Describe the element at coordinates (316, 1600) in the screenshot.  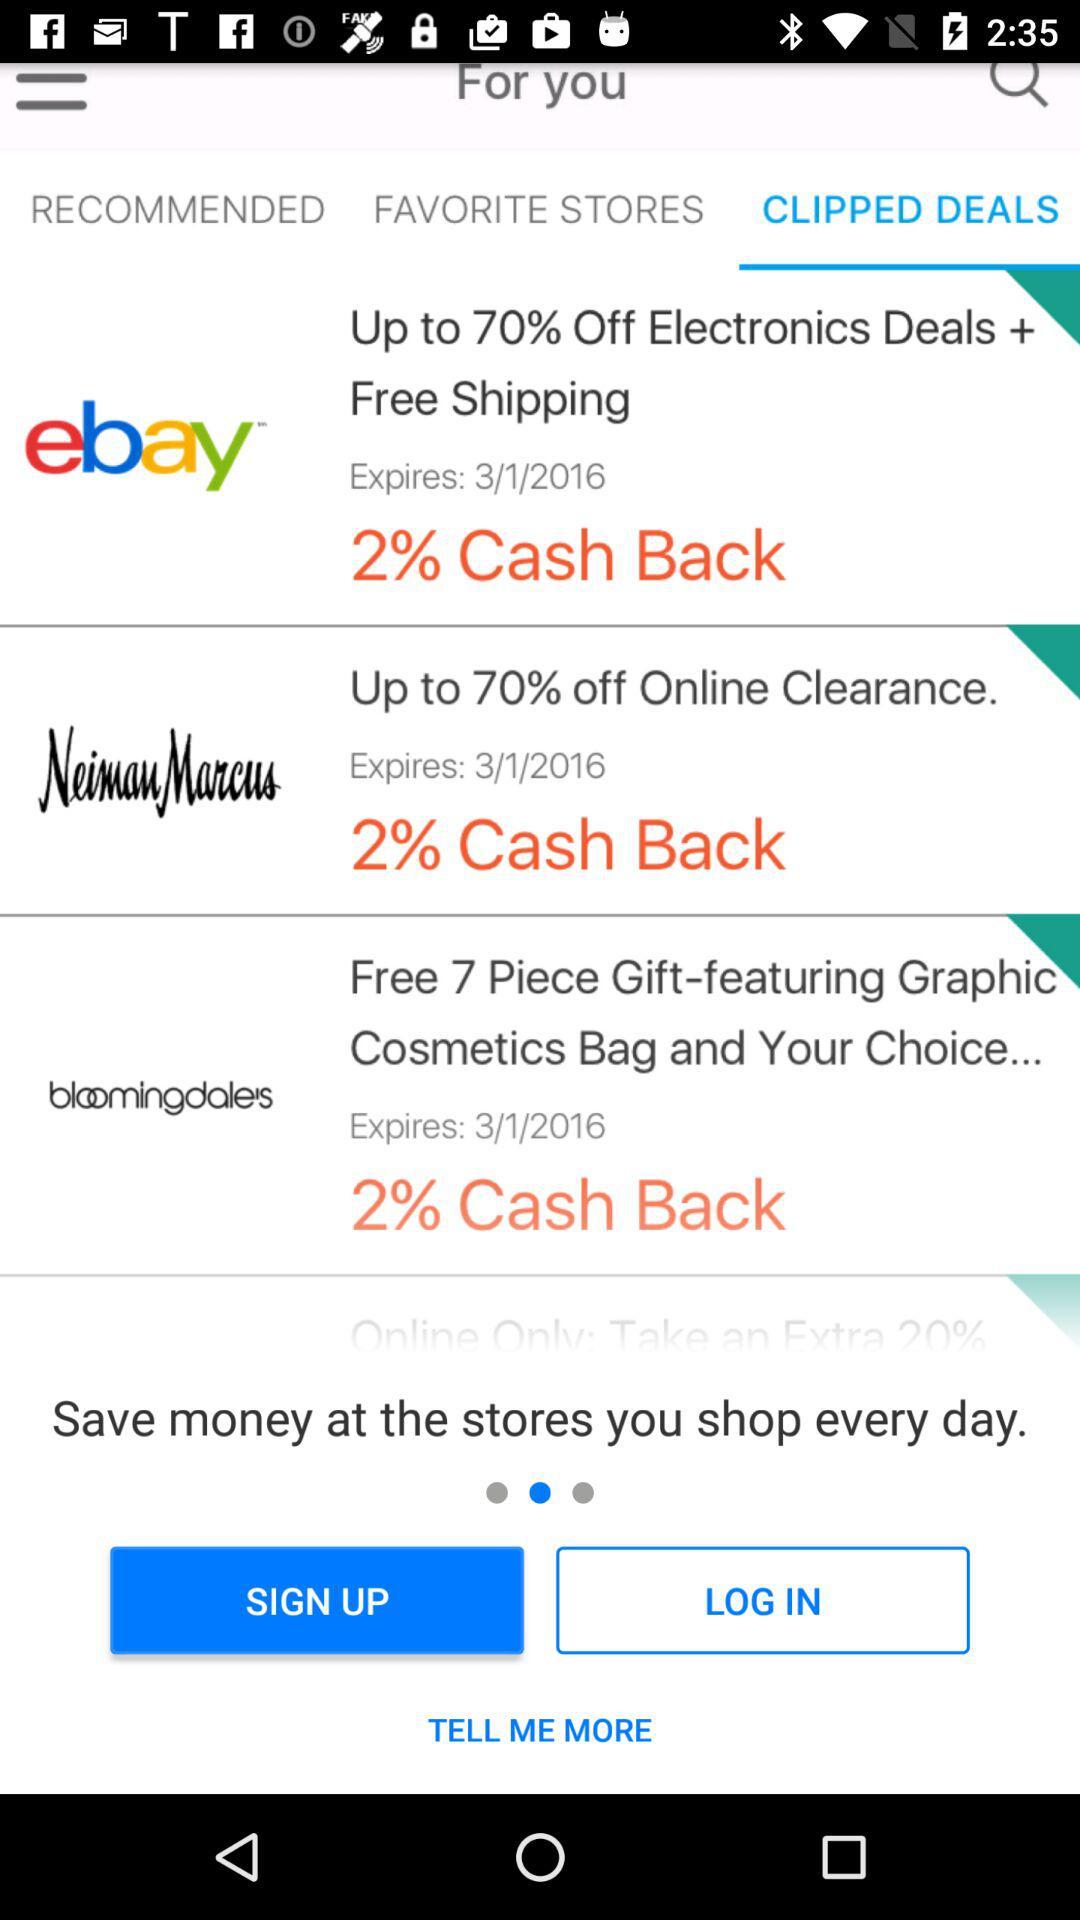
I see `the icon next to log in item` at that location.